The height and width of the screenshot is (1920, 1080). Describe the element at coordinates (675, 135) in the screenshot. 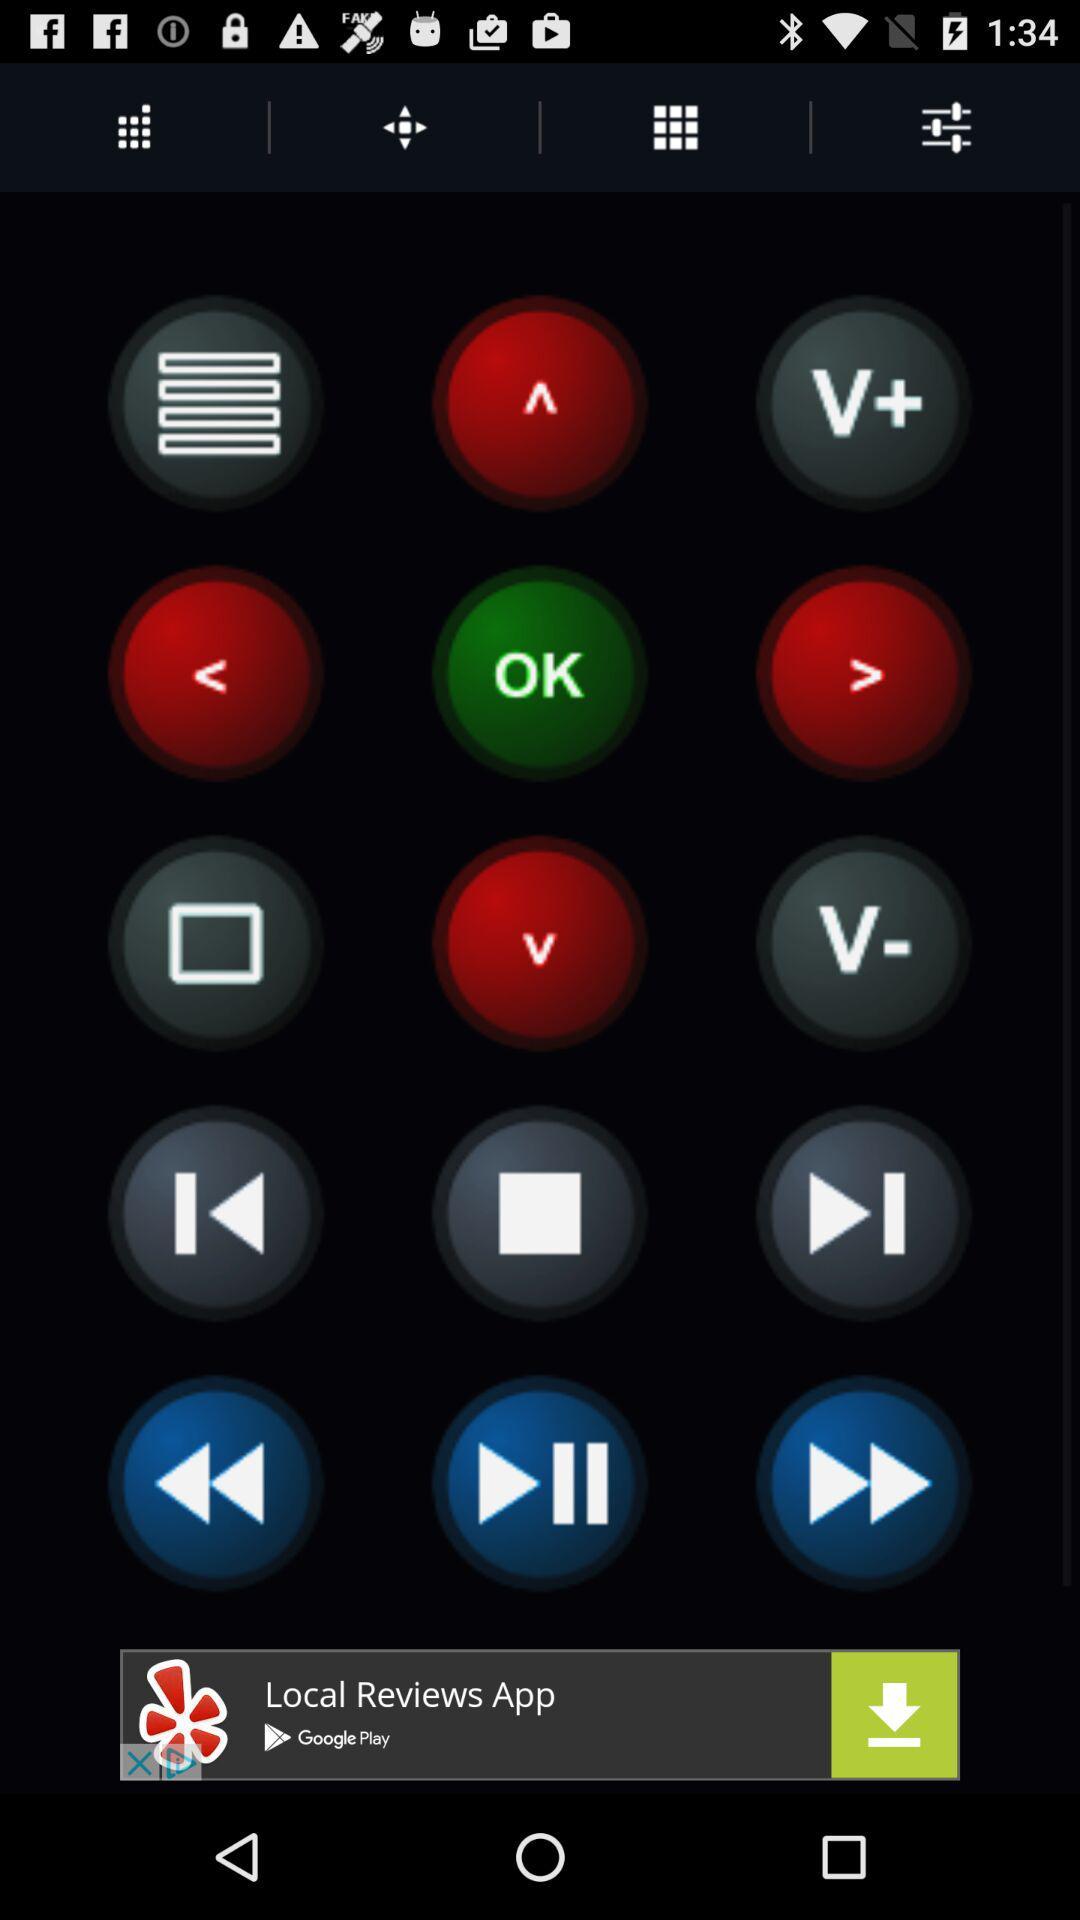

I see `the more icon` at that location.